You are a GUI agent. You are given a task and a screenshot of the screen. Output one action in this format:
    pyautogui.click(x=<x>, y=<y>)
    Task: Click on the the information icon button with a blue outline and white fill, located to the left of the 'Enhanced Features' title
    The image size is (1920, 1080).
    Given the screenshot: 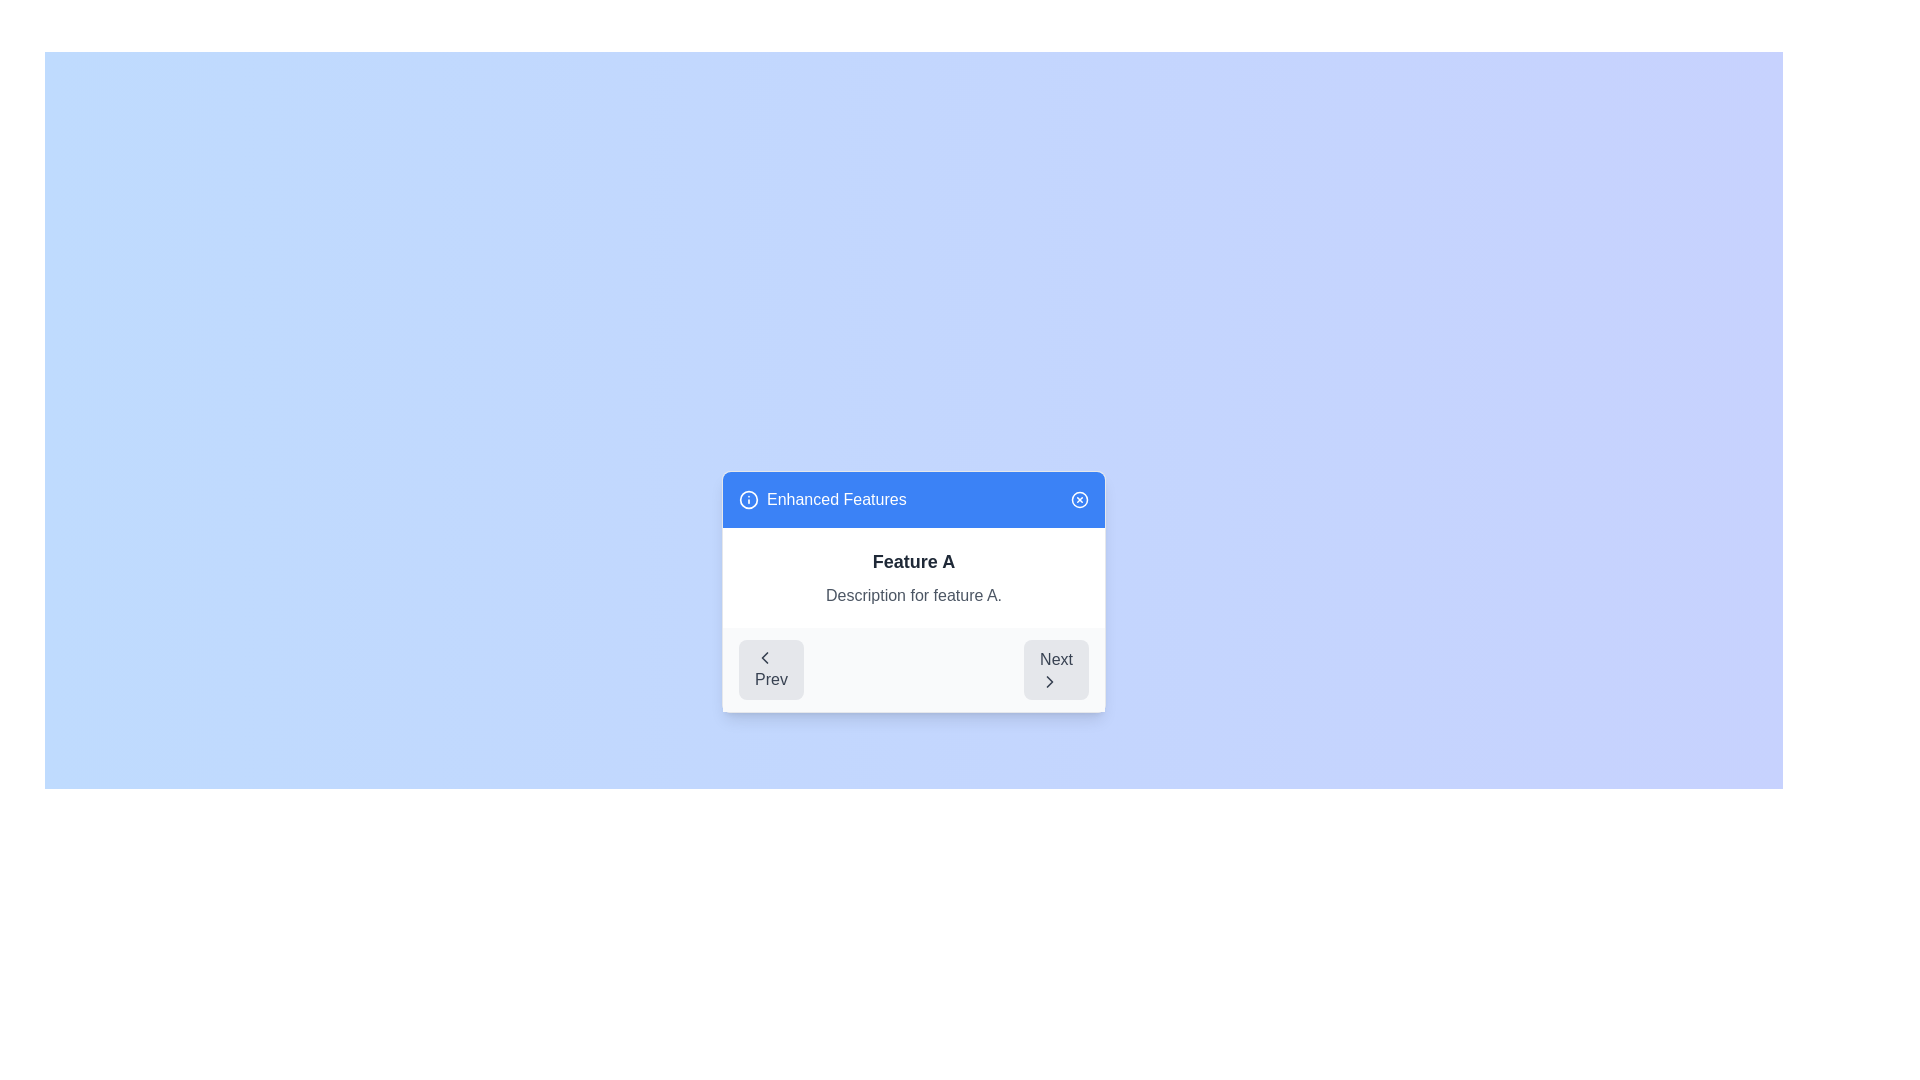 What is the action you would take?
    pyautogui.click(x=747, y=499)
    